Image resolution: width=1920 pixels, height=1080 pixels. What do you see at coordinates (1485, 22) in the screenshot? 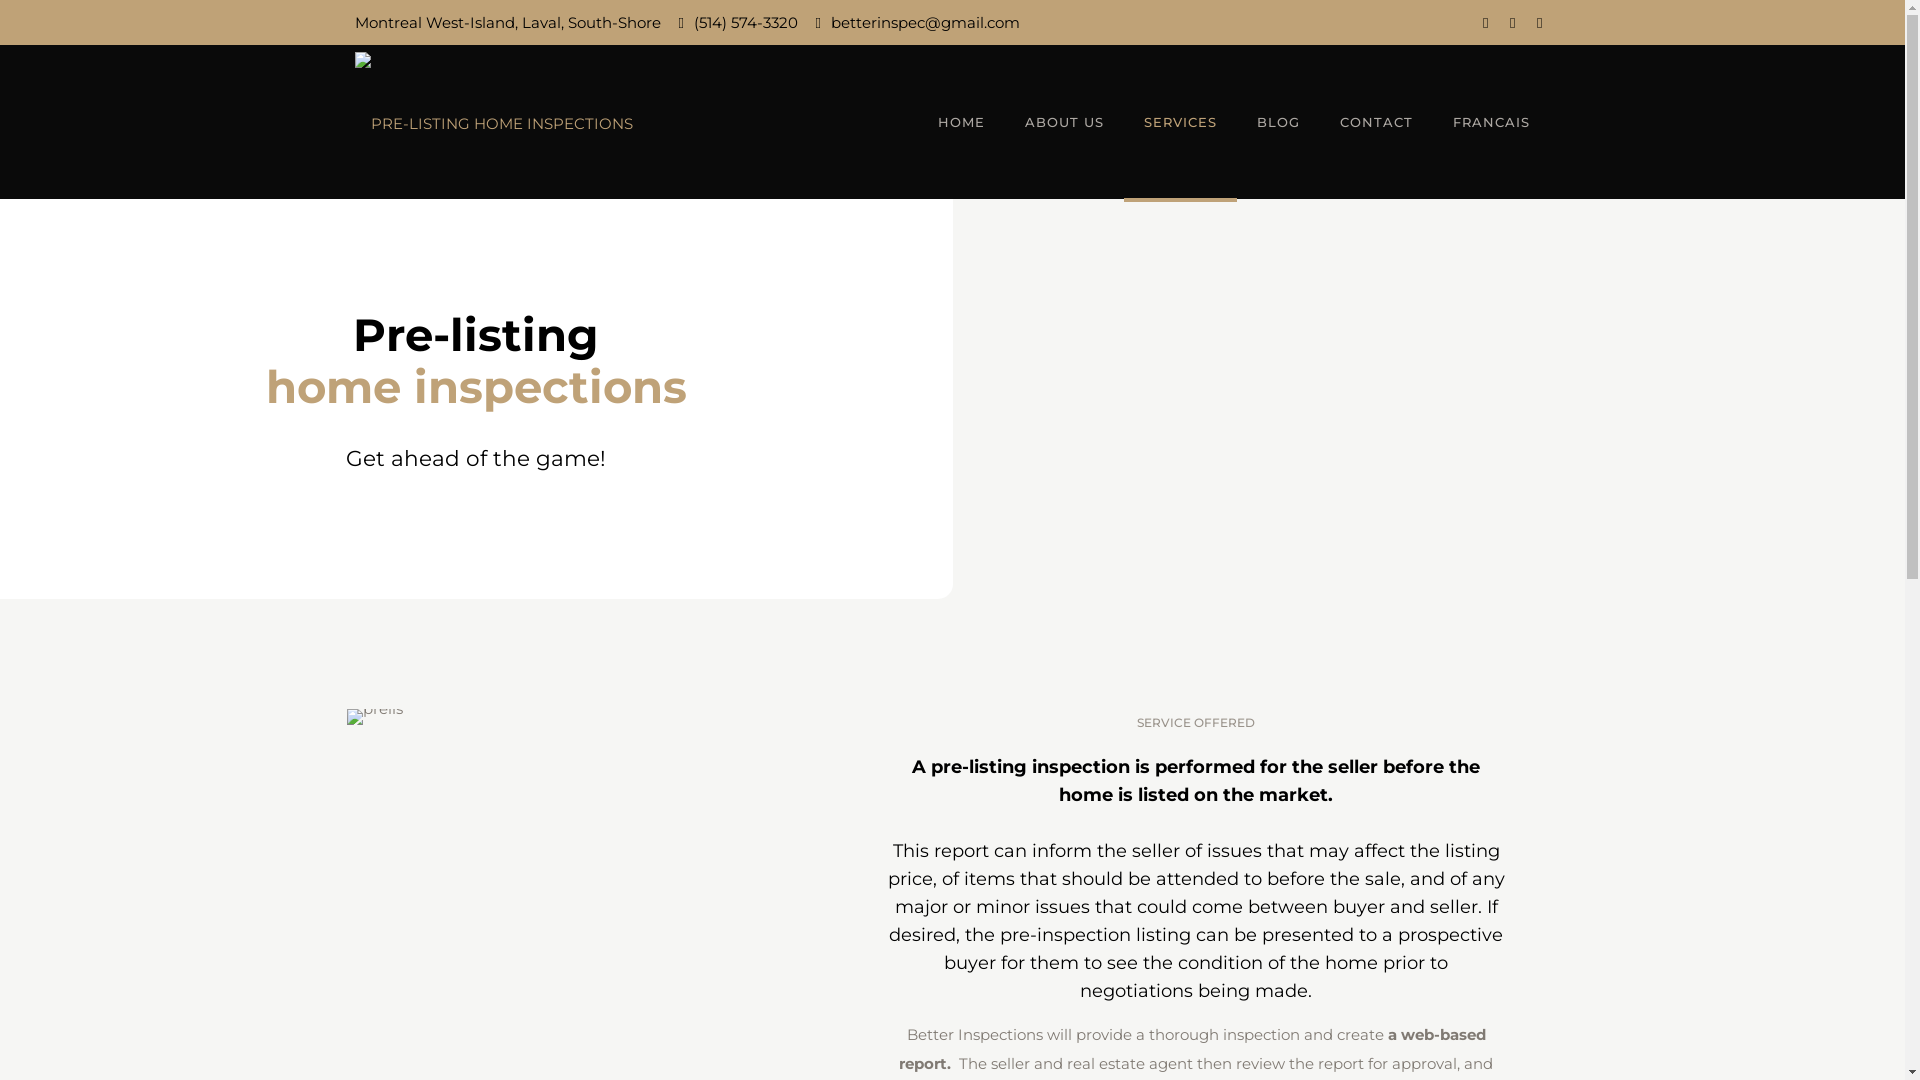
I see `'Facebook'` at bounding box center [1485, 22].